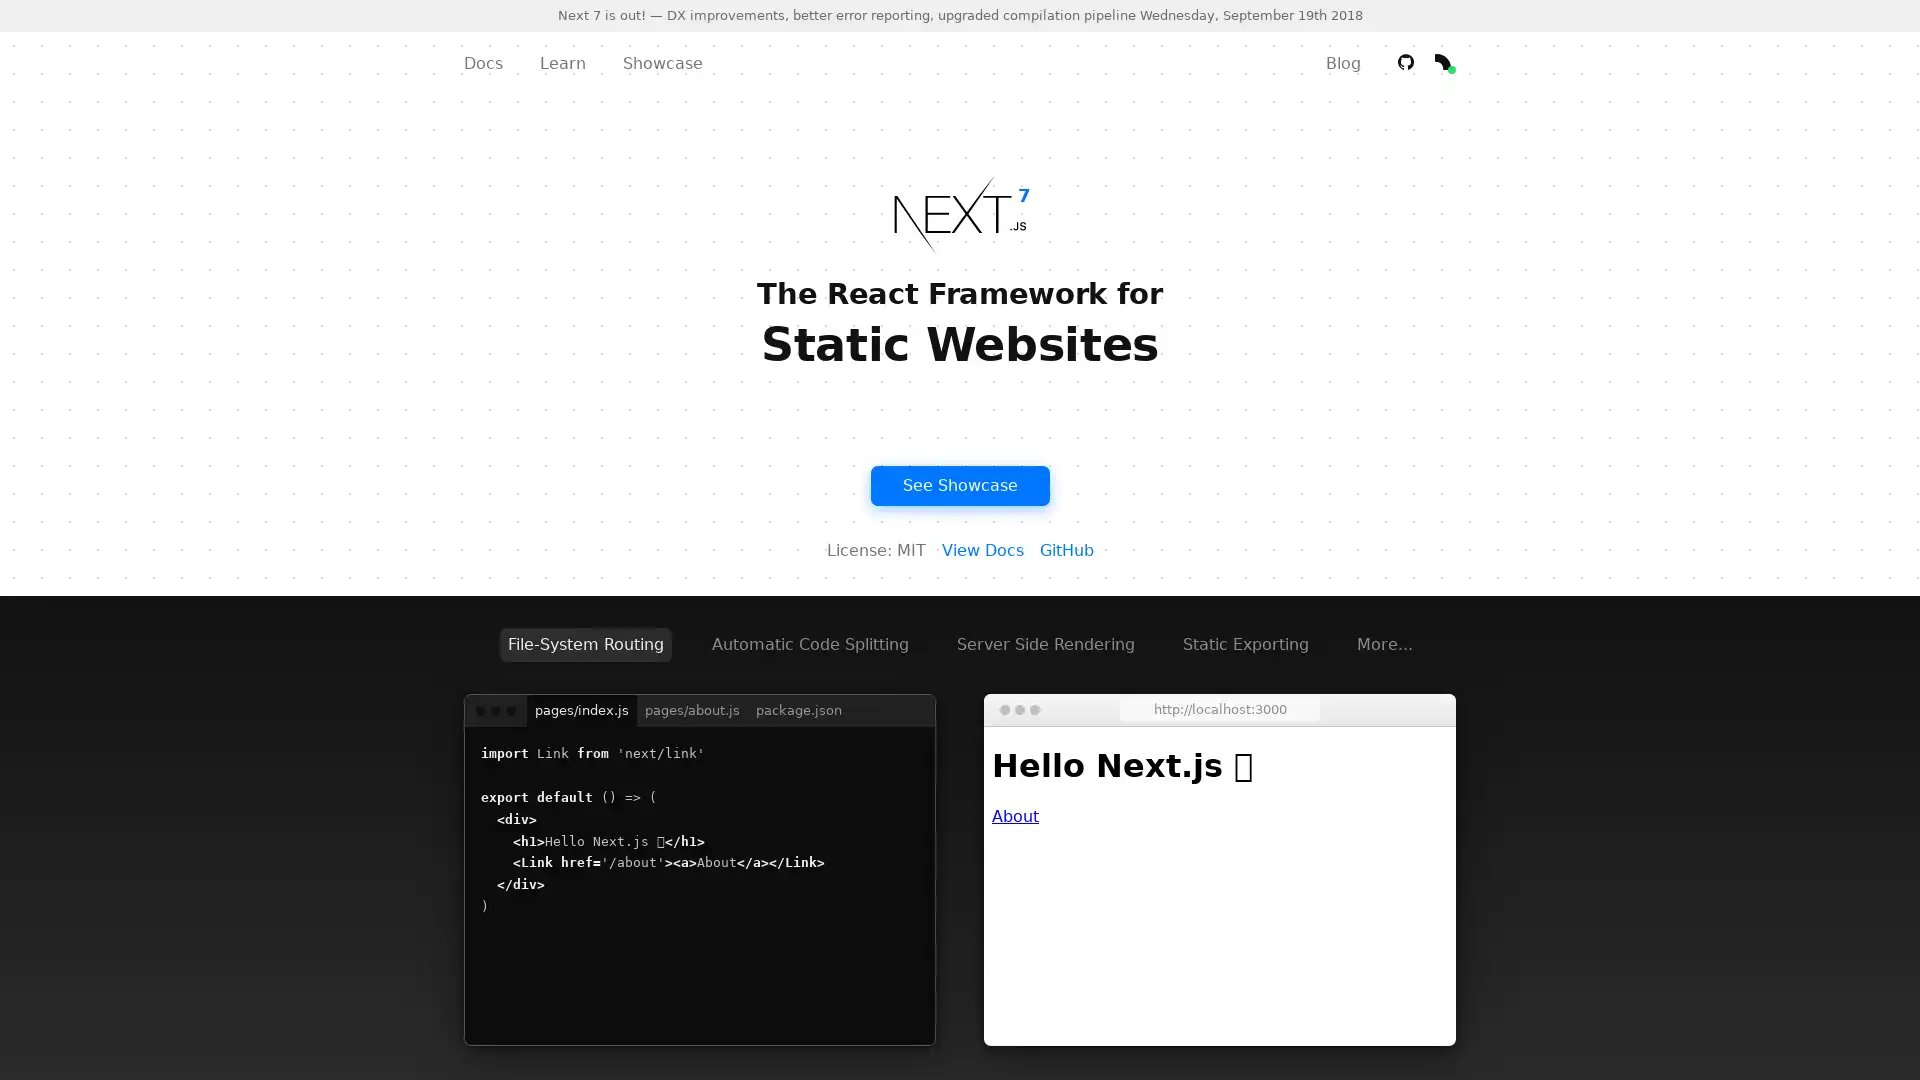  I want to click on See Showcase, so click(958, 485).